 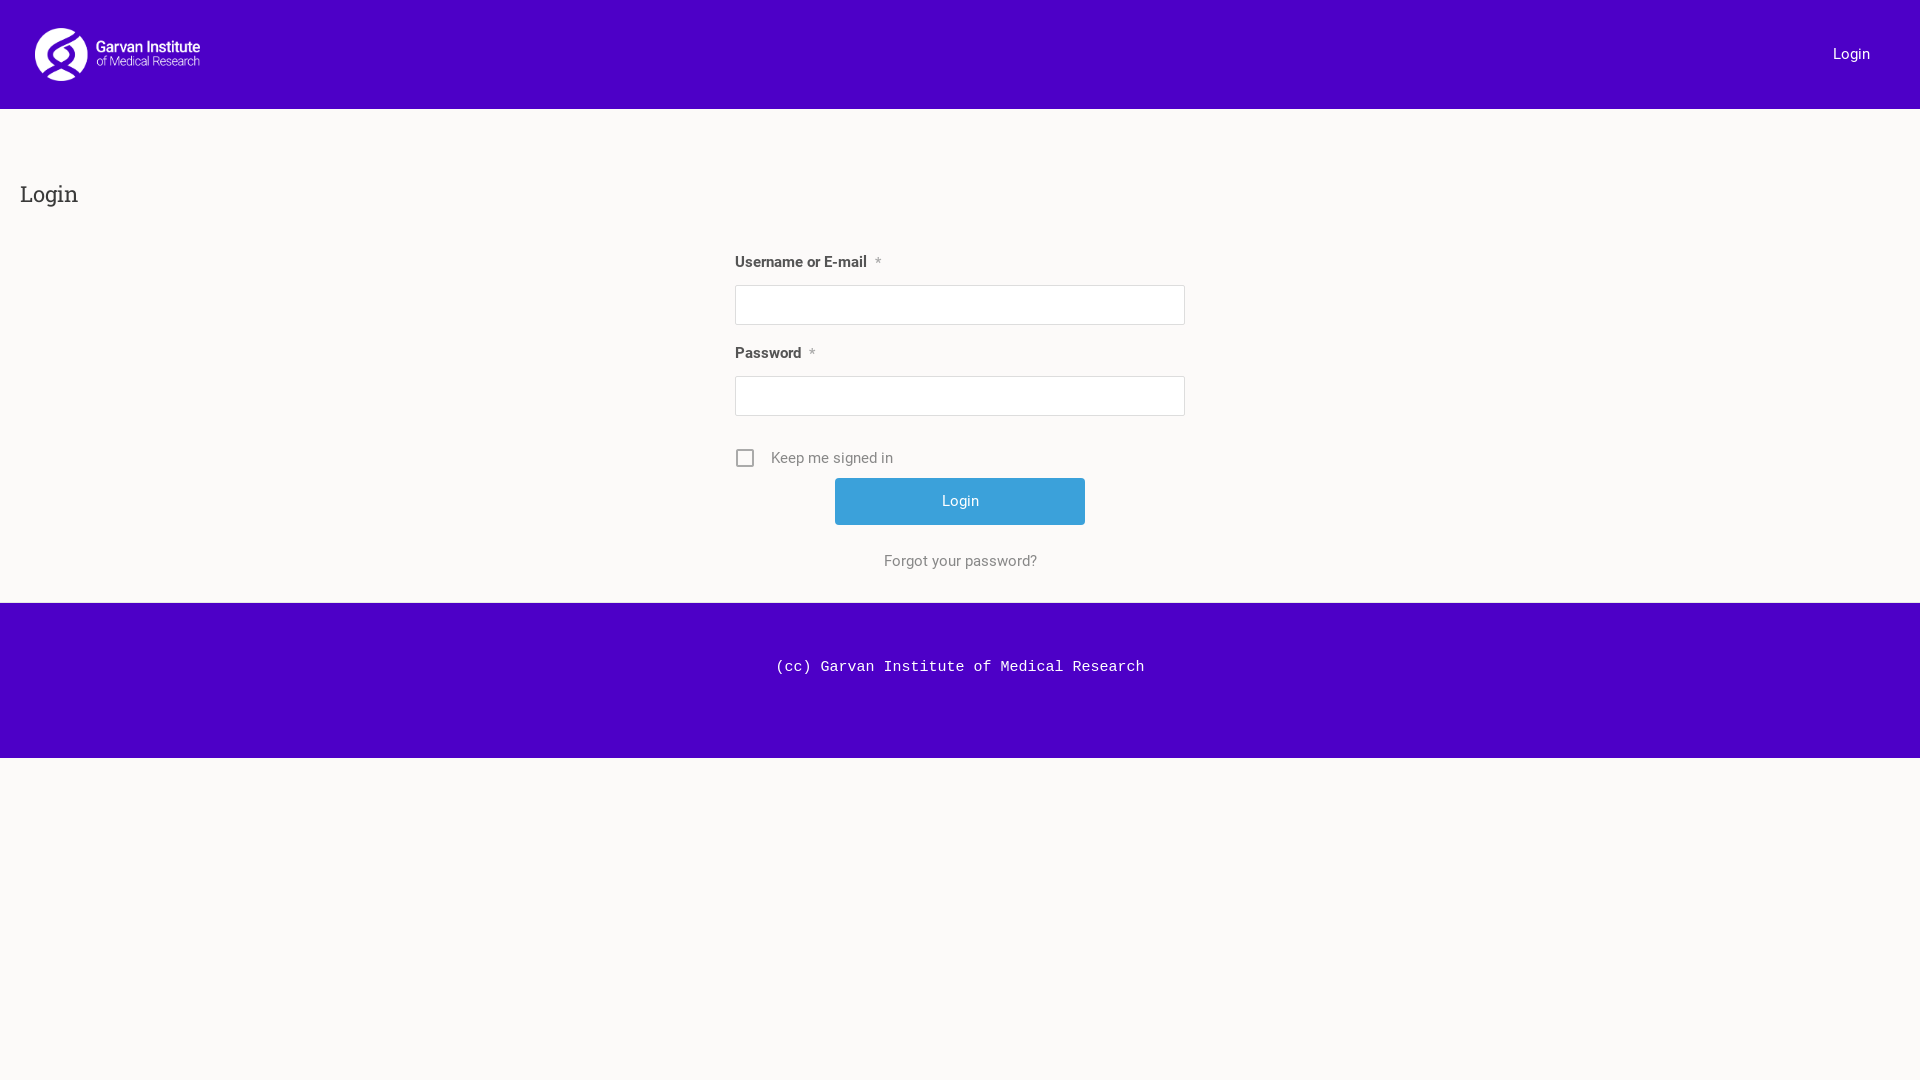 I want to click on 'Login', so click(x=1818, y=53).